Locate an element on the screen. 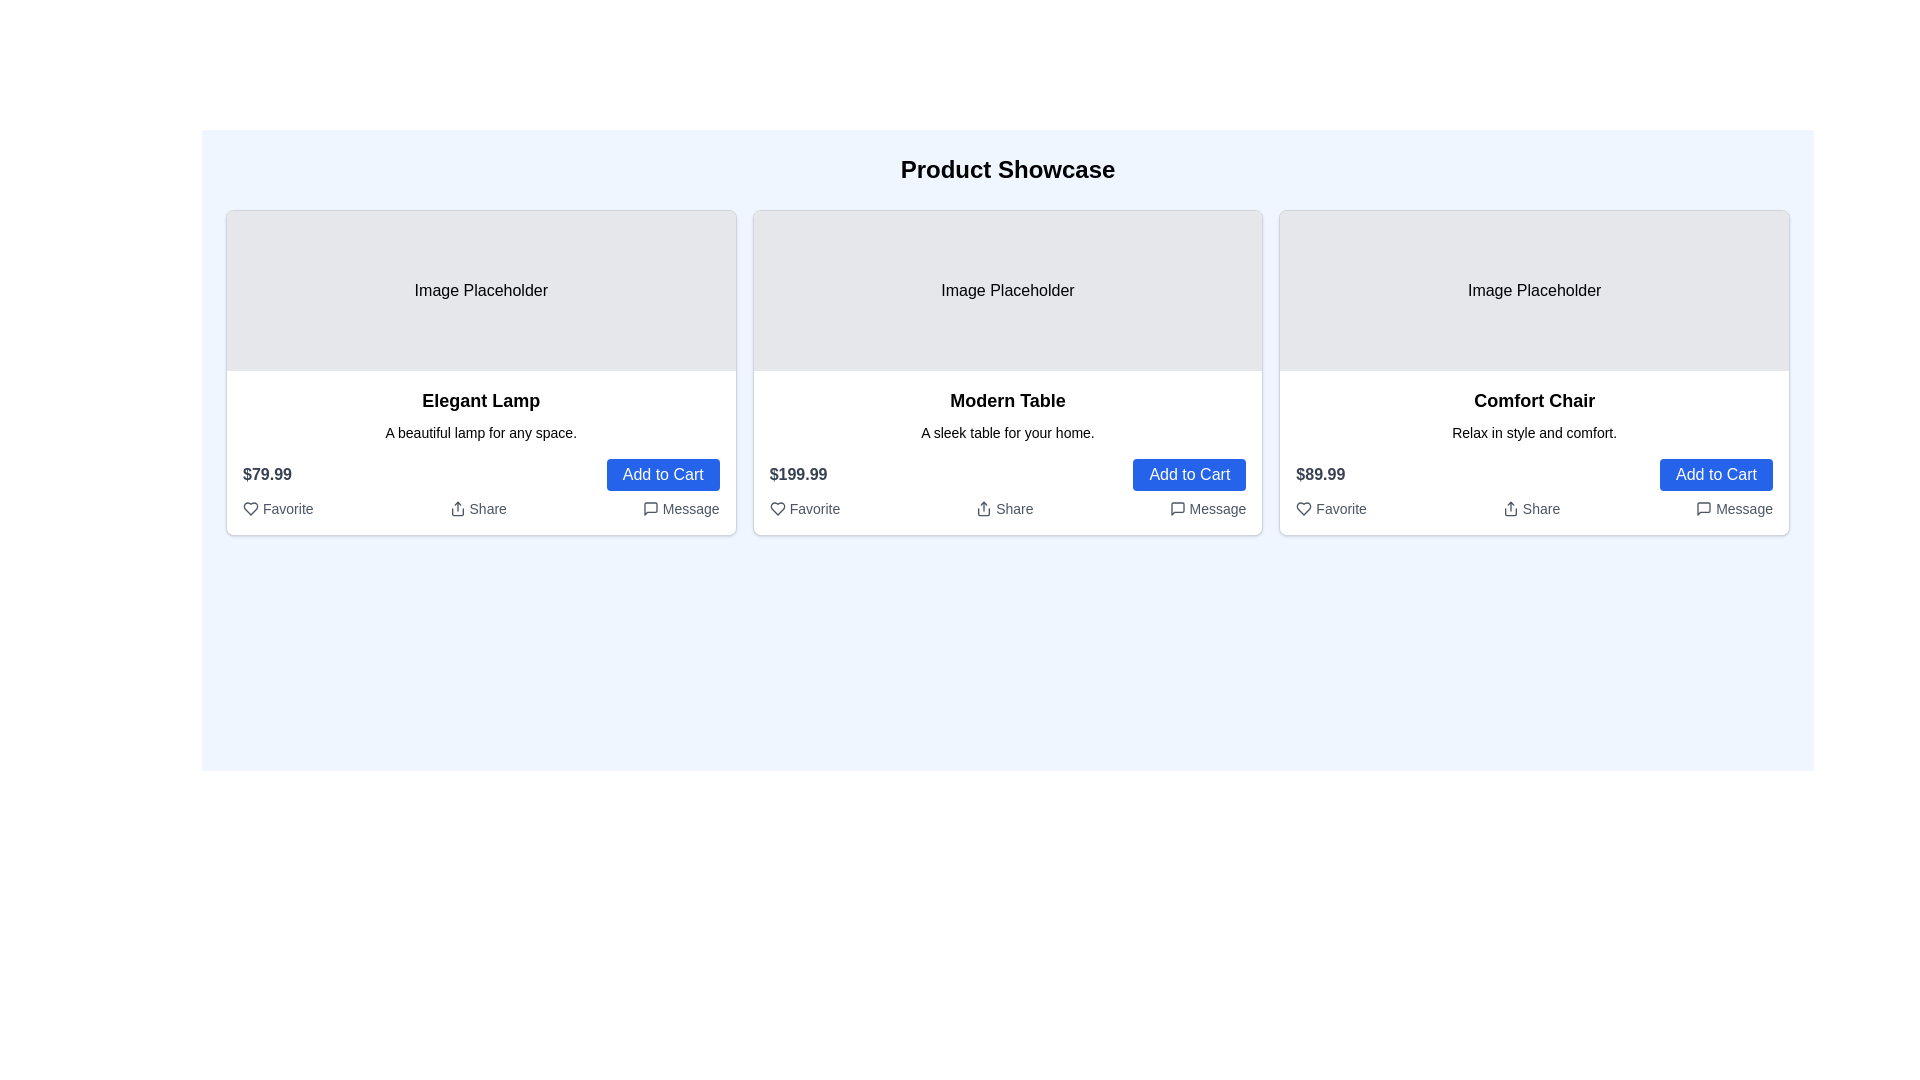 This screenshot has width=1920, height=1080. the 'Message' button, a horizontal text label with a speech bubble icon, located at the bottom-right corner of the 'Modern Table' card is located at coordinates (1206, 508).